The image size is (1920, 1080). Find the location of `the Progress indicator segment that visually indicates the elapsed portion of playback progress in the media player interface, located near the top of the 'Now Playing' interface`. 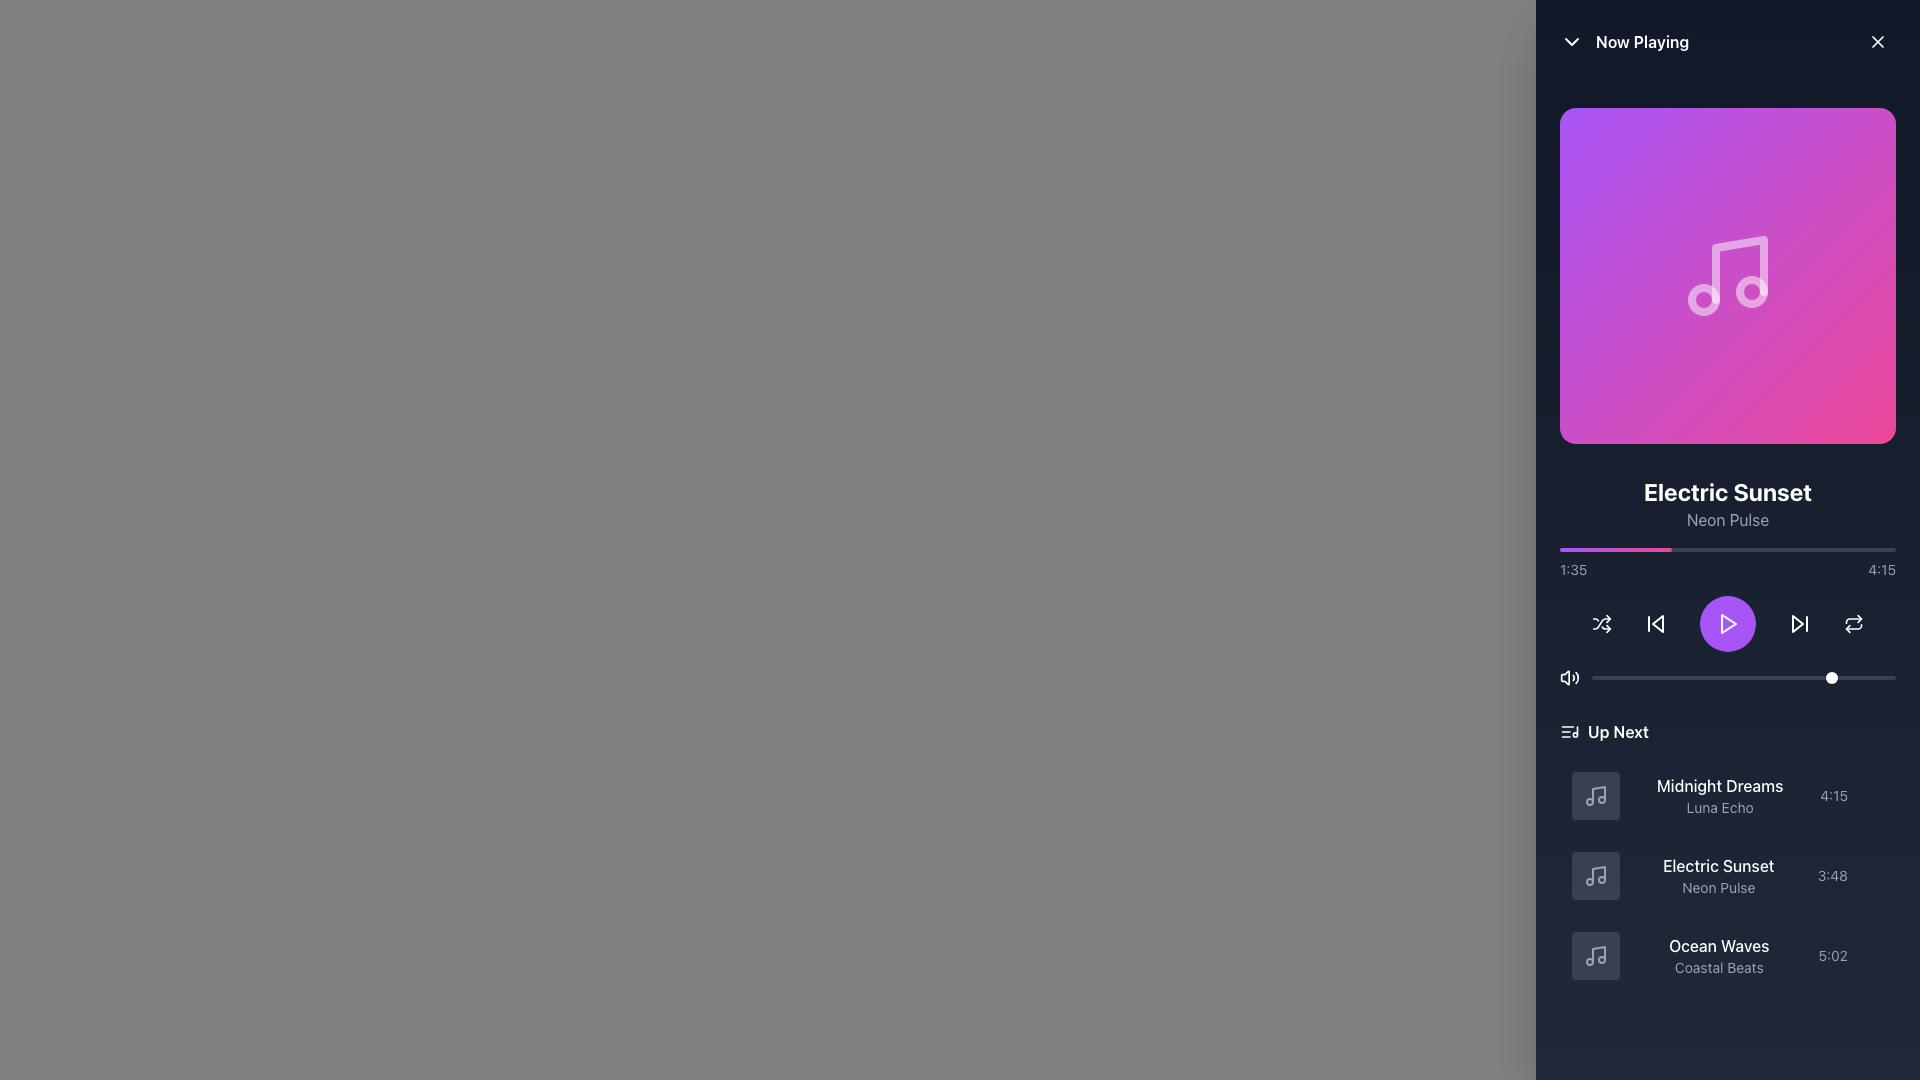

the Progress indicator segment that visually indicates the elapsed portion of playback progress in the media player interface, located near the top of the 'Now Playing' interface is located at coordinates (1616, 550).